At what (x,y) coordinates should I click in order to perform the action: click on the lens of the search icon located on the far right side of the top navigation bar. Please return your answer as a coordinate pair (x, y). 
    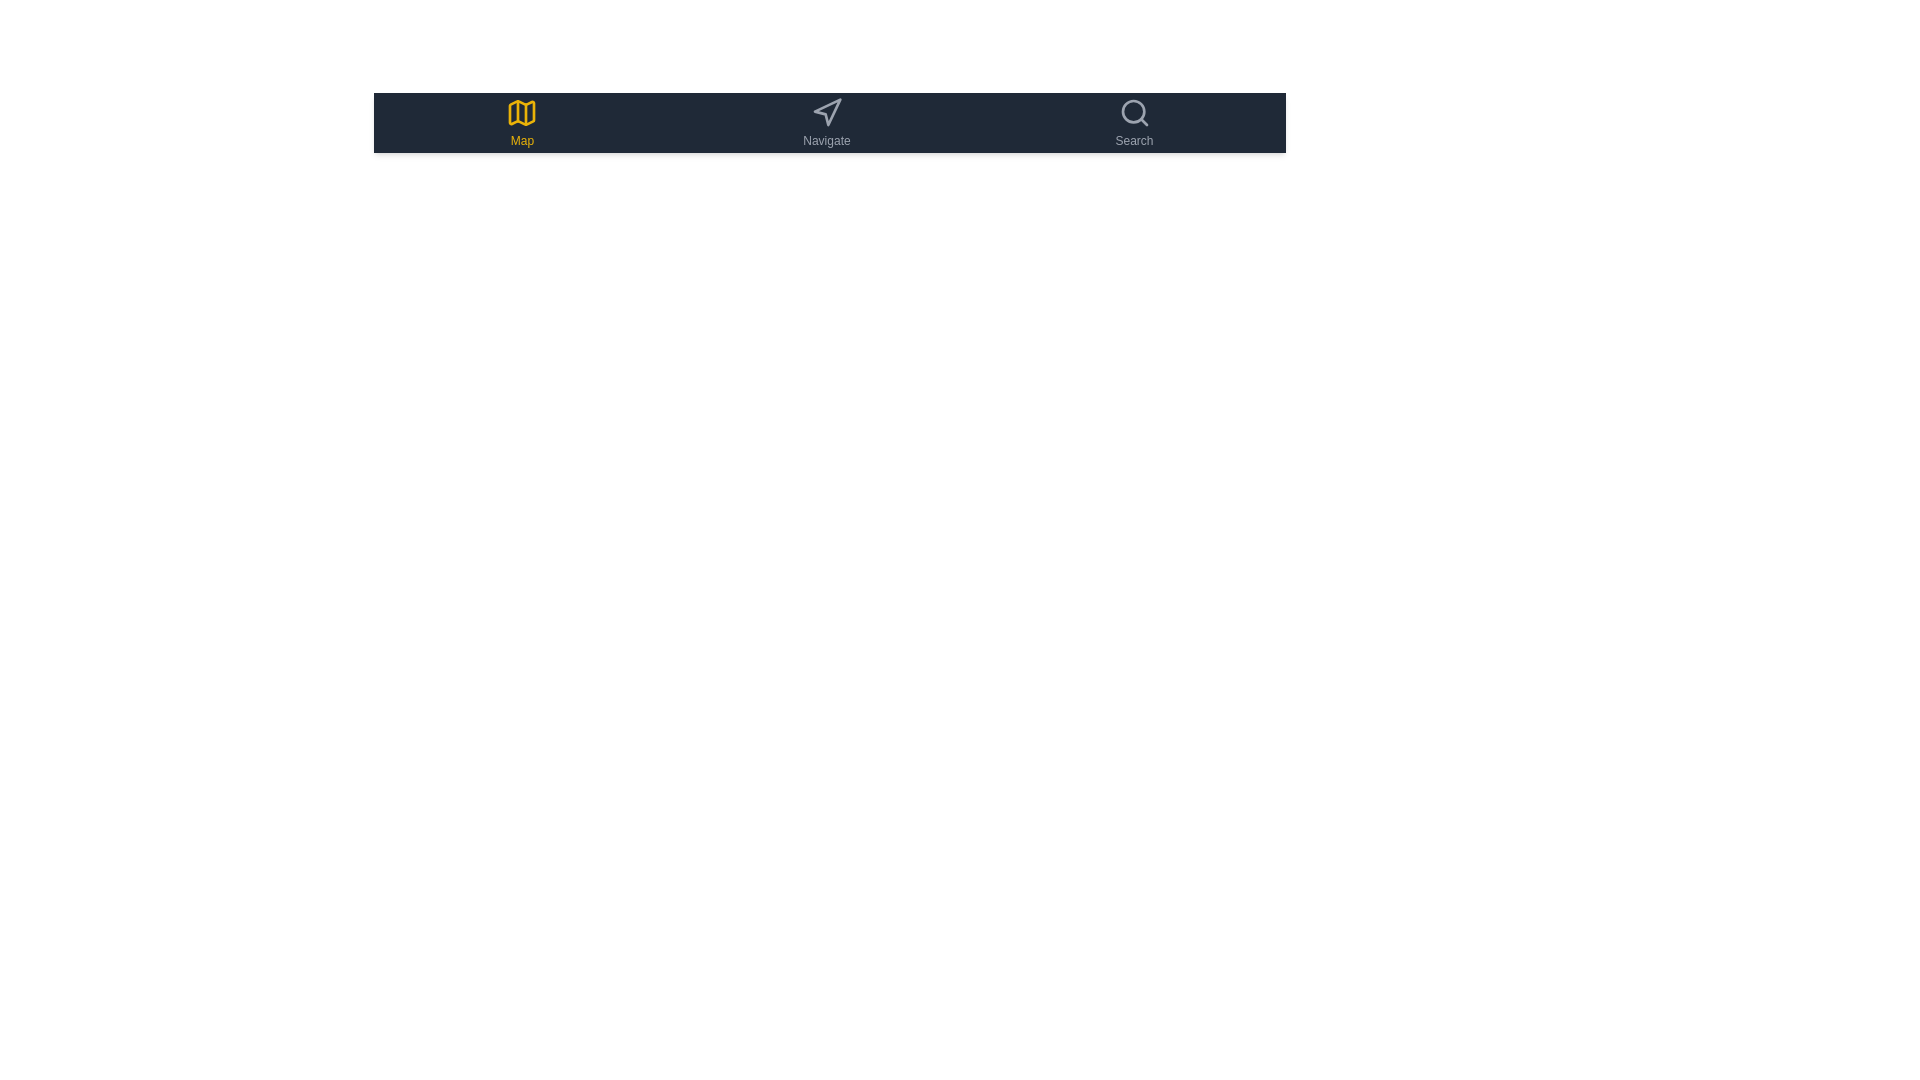
    Looking at the image, I should click on (1133, 111).